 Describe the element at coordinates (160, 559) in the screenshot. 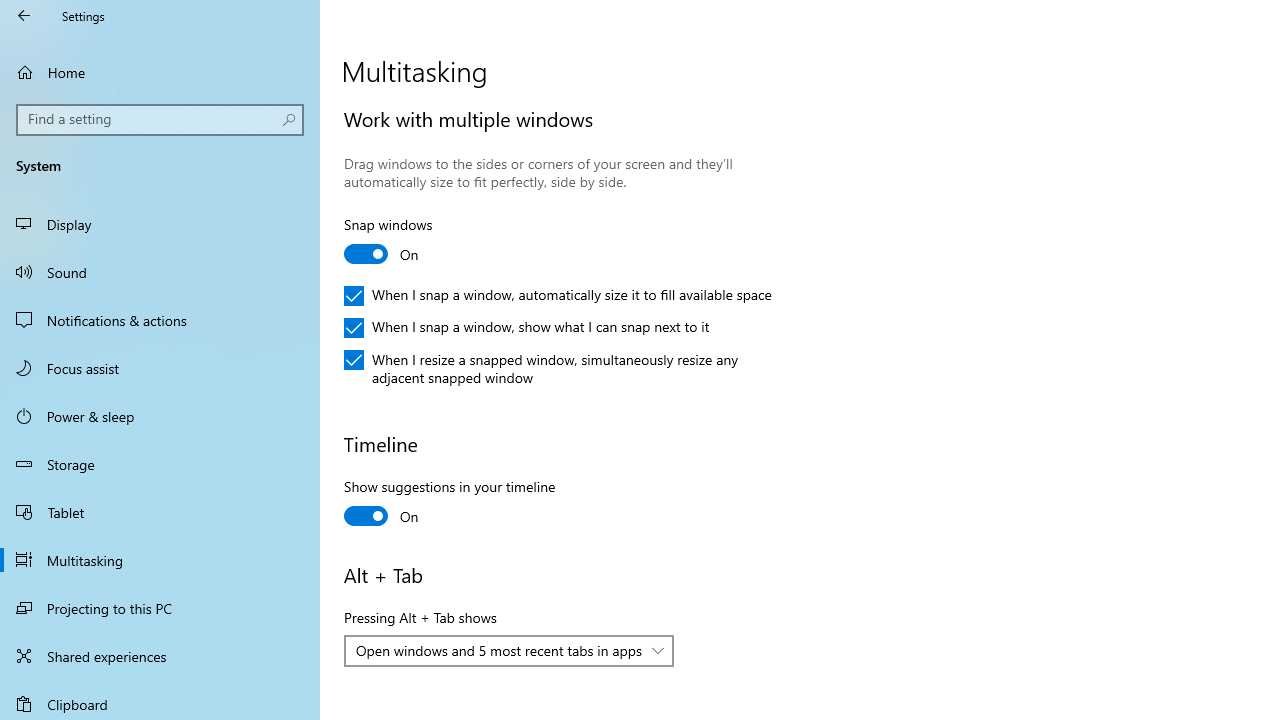

I see `'Multitasking'` at that location.